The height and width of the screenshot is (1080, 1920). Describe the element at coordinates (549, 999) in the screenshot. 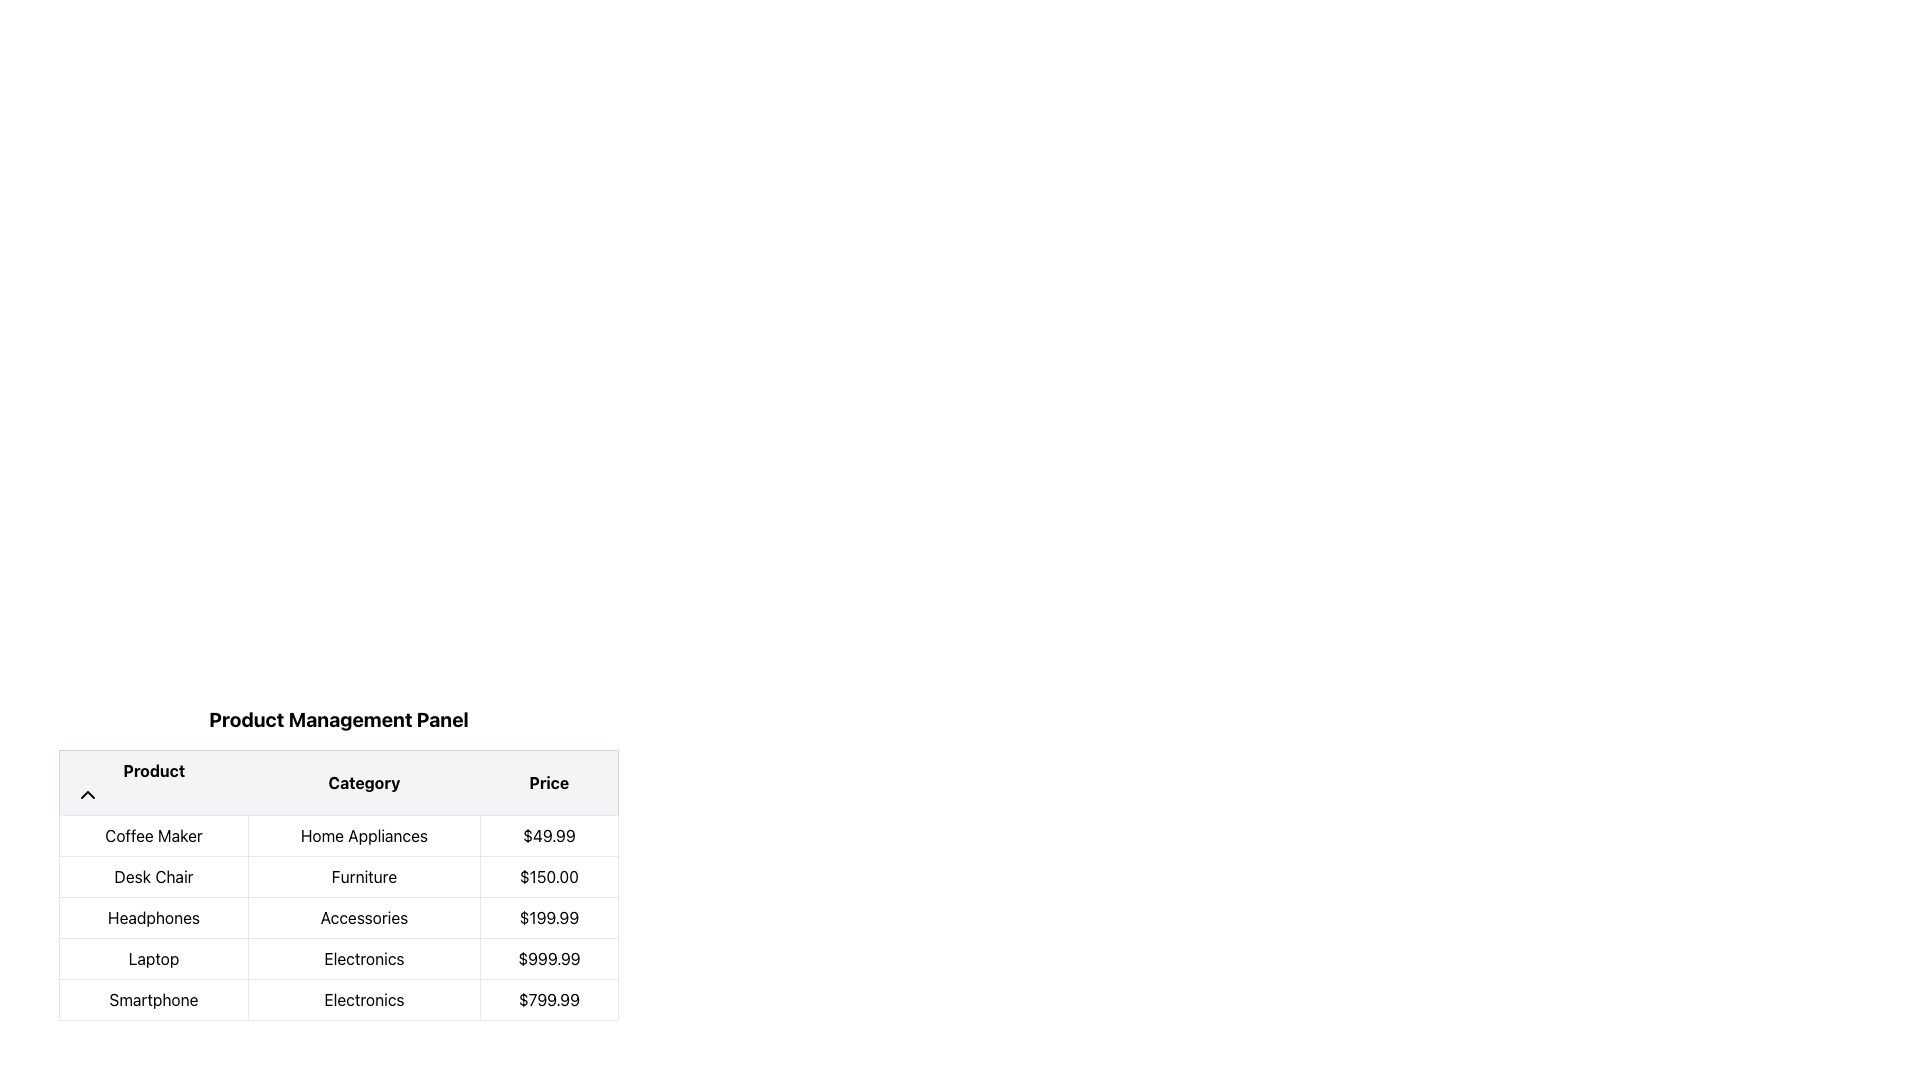

I see `the static text displaying '$799.99' in the Price column of the last row of the table` at that location.